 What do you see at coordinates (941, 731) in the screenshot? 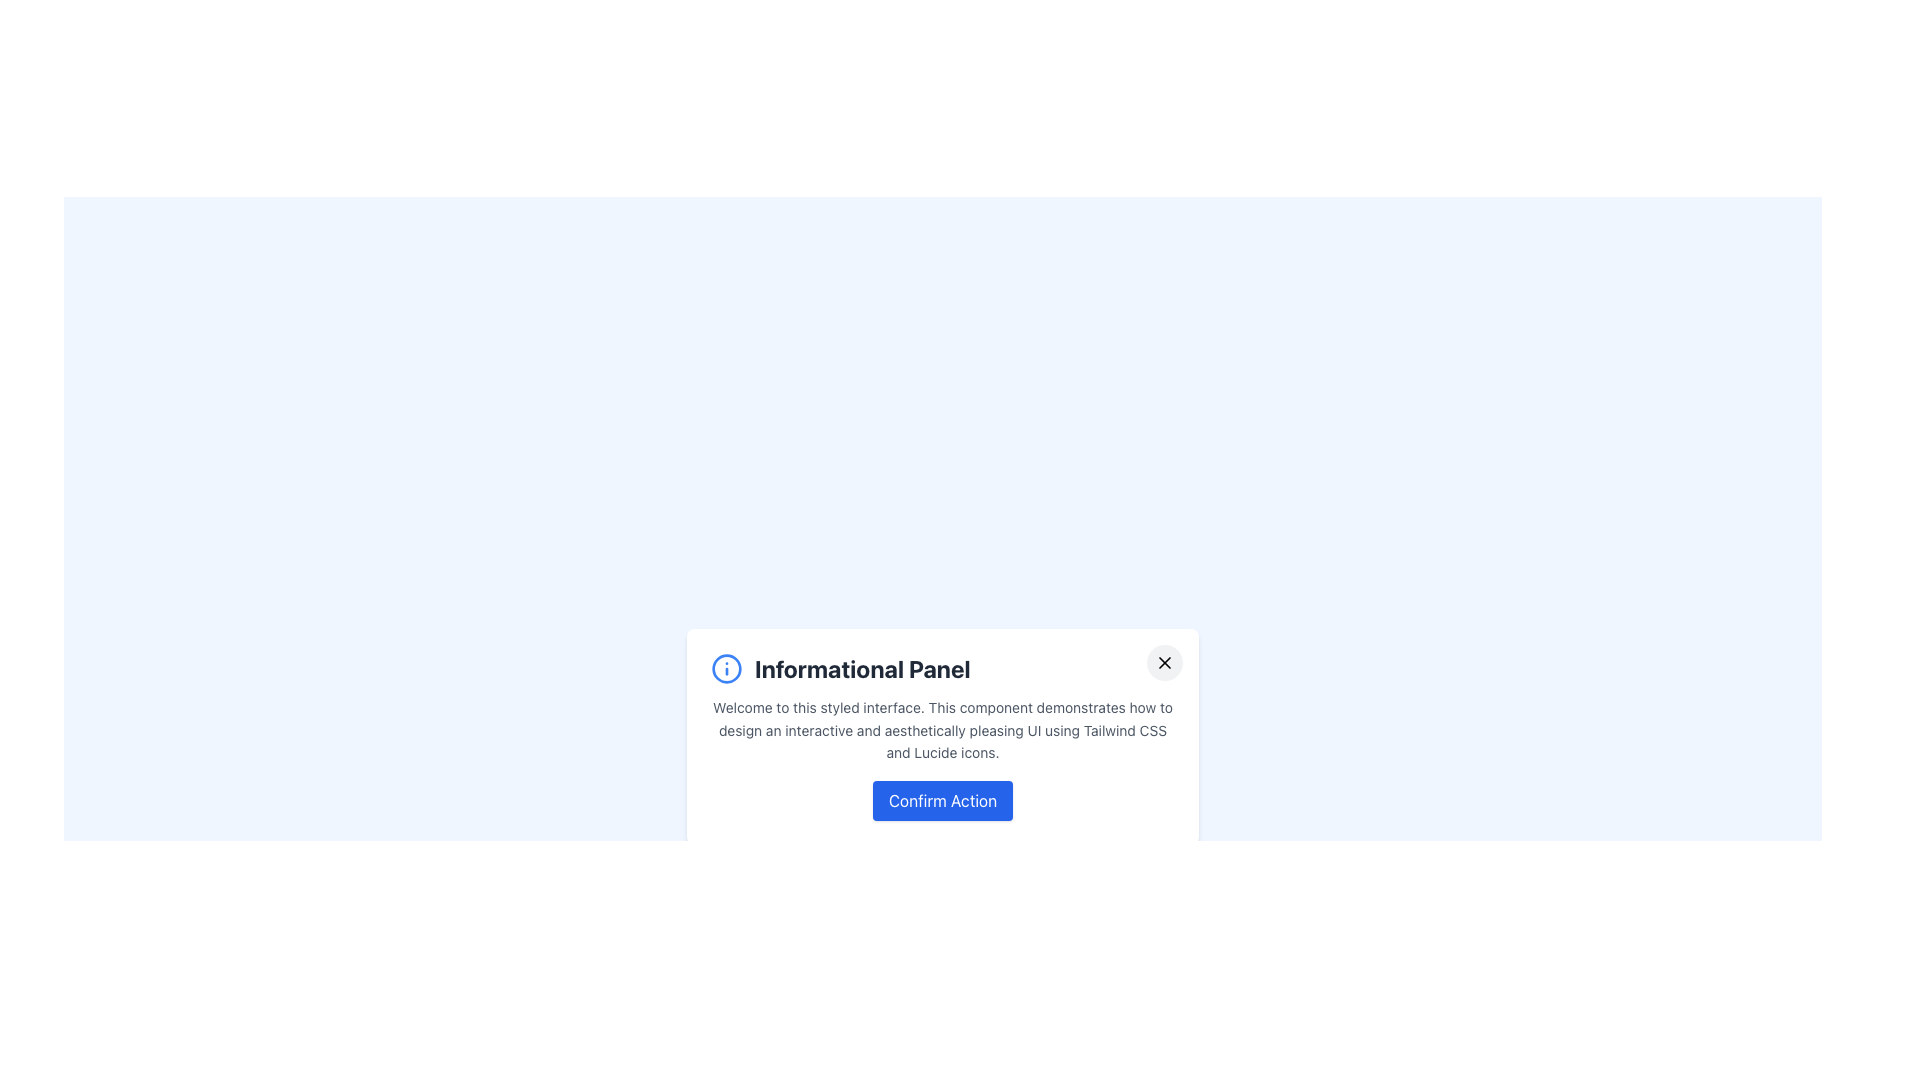
I see `the informational text component located within the 'Informational Panel', which provides details about the interface features` at bounding box center [941, 731].